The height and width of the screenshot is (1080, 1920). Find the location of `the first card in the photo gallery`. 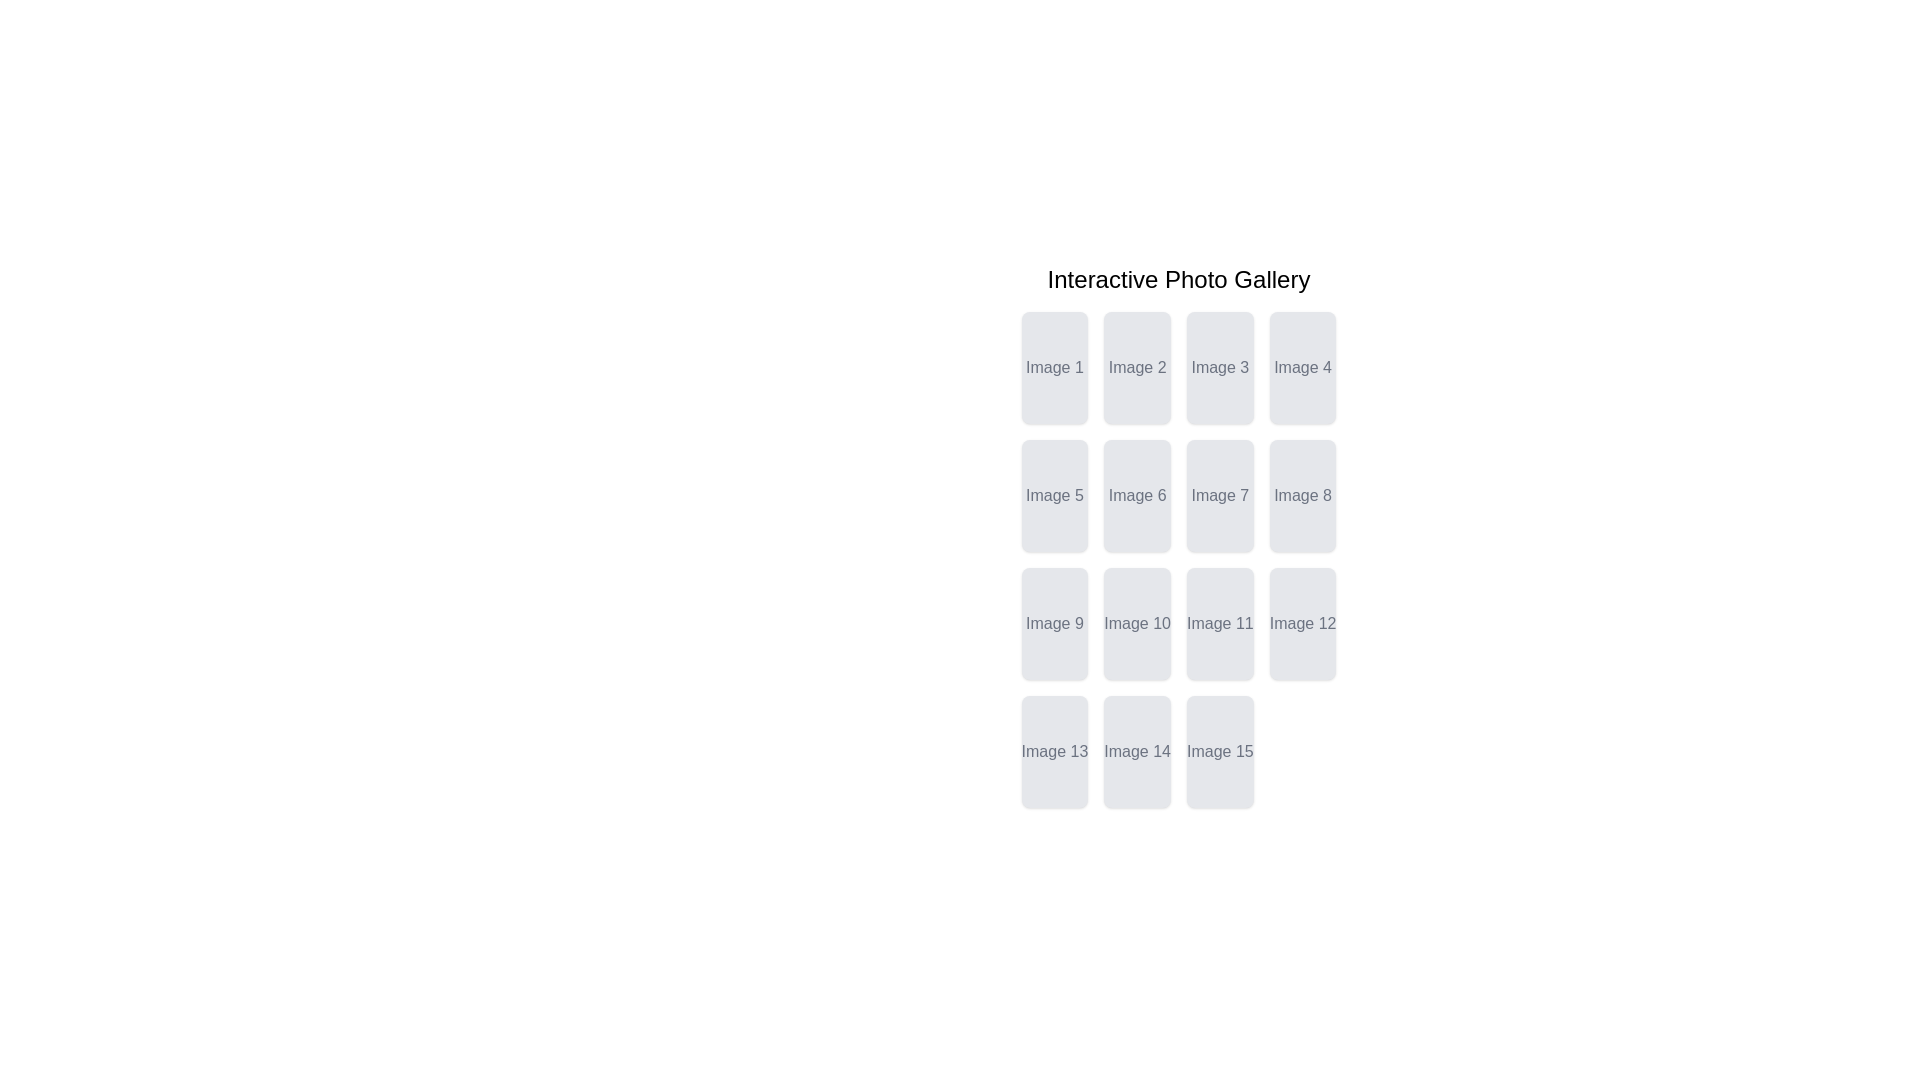

the first card in the photo gallery is located at coordinates (1053, 367).